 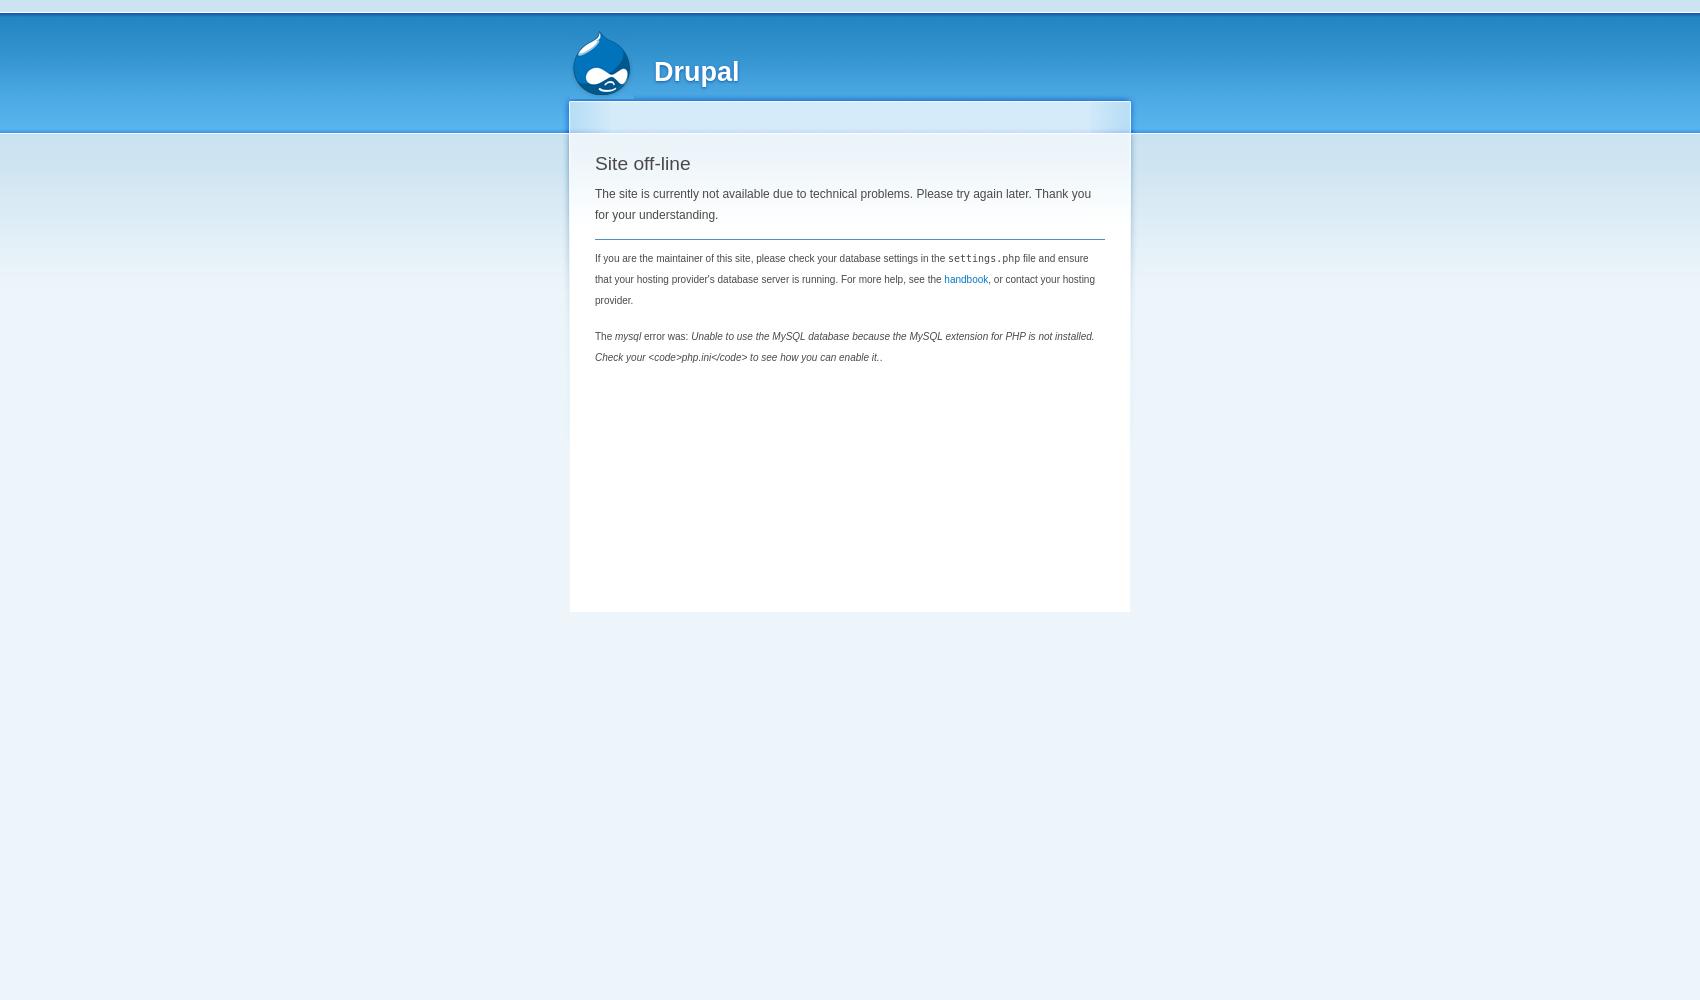 What do you see at coordinates (964, 278) in the screenshot?
I see `'handbook'` at bounding box center [964, 278].